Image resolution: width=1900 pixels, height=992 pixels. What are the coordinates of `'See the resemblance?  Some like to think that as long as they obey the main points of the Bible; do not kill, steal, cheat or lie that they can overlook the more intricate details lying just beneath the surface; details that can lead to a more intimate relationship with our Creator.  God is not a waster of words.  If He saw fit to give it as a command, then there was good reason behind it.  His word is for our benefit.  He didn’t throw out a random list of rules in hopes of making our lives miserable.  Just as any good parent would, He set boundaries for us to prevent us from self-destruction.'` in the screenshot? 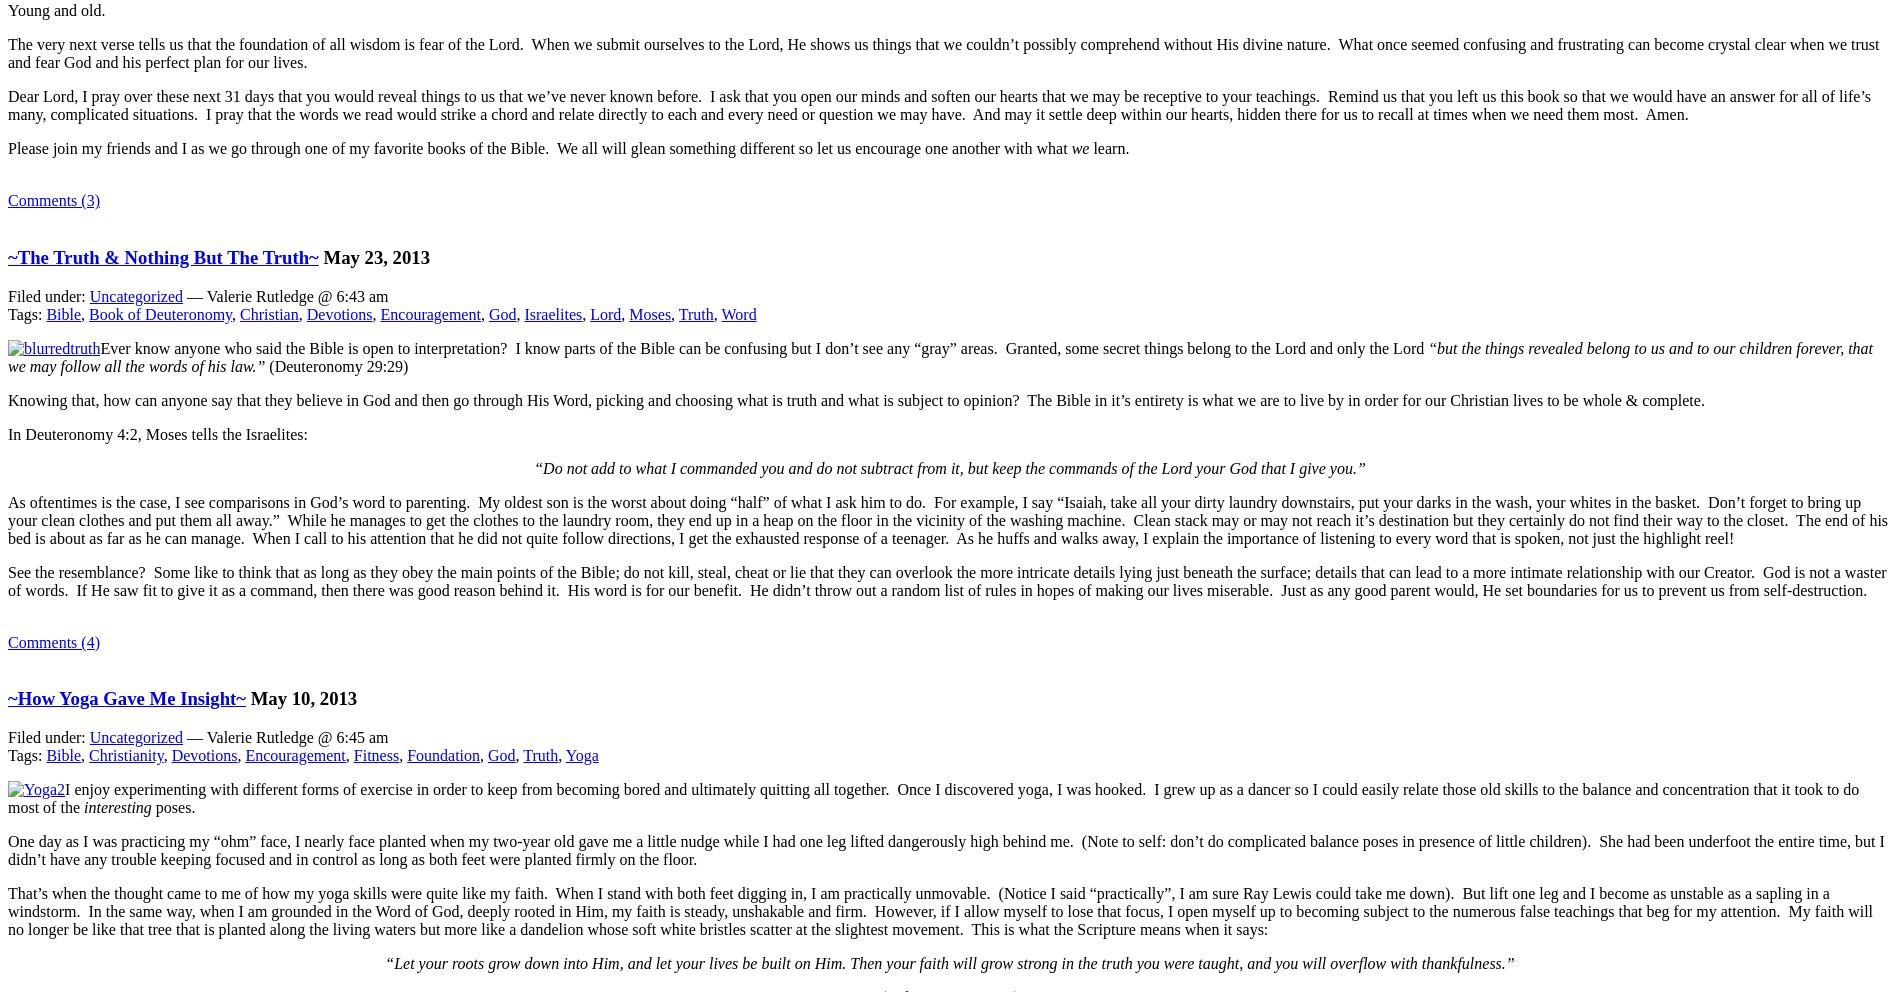 It's located at (945, 579).